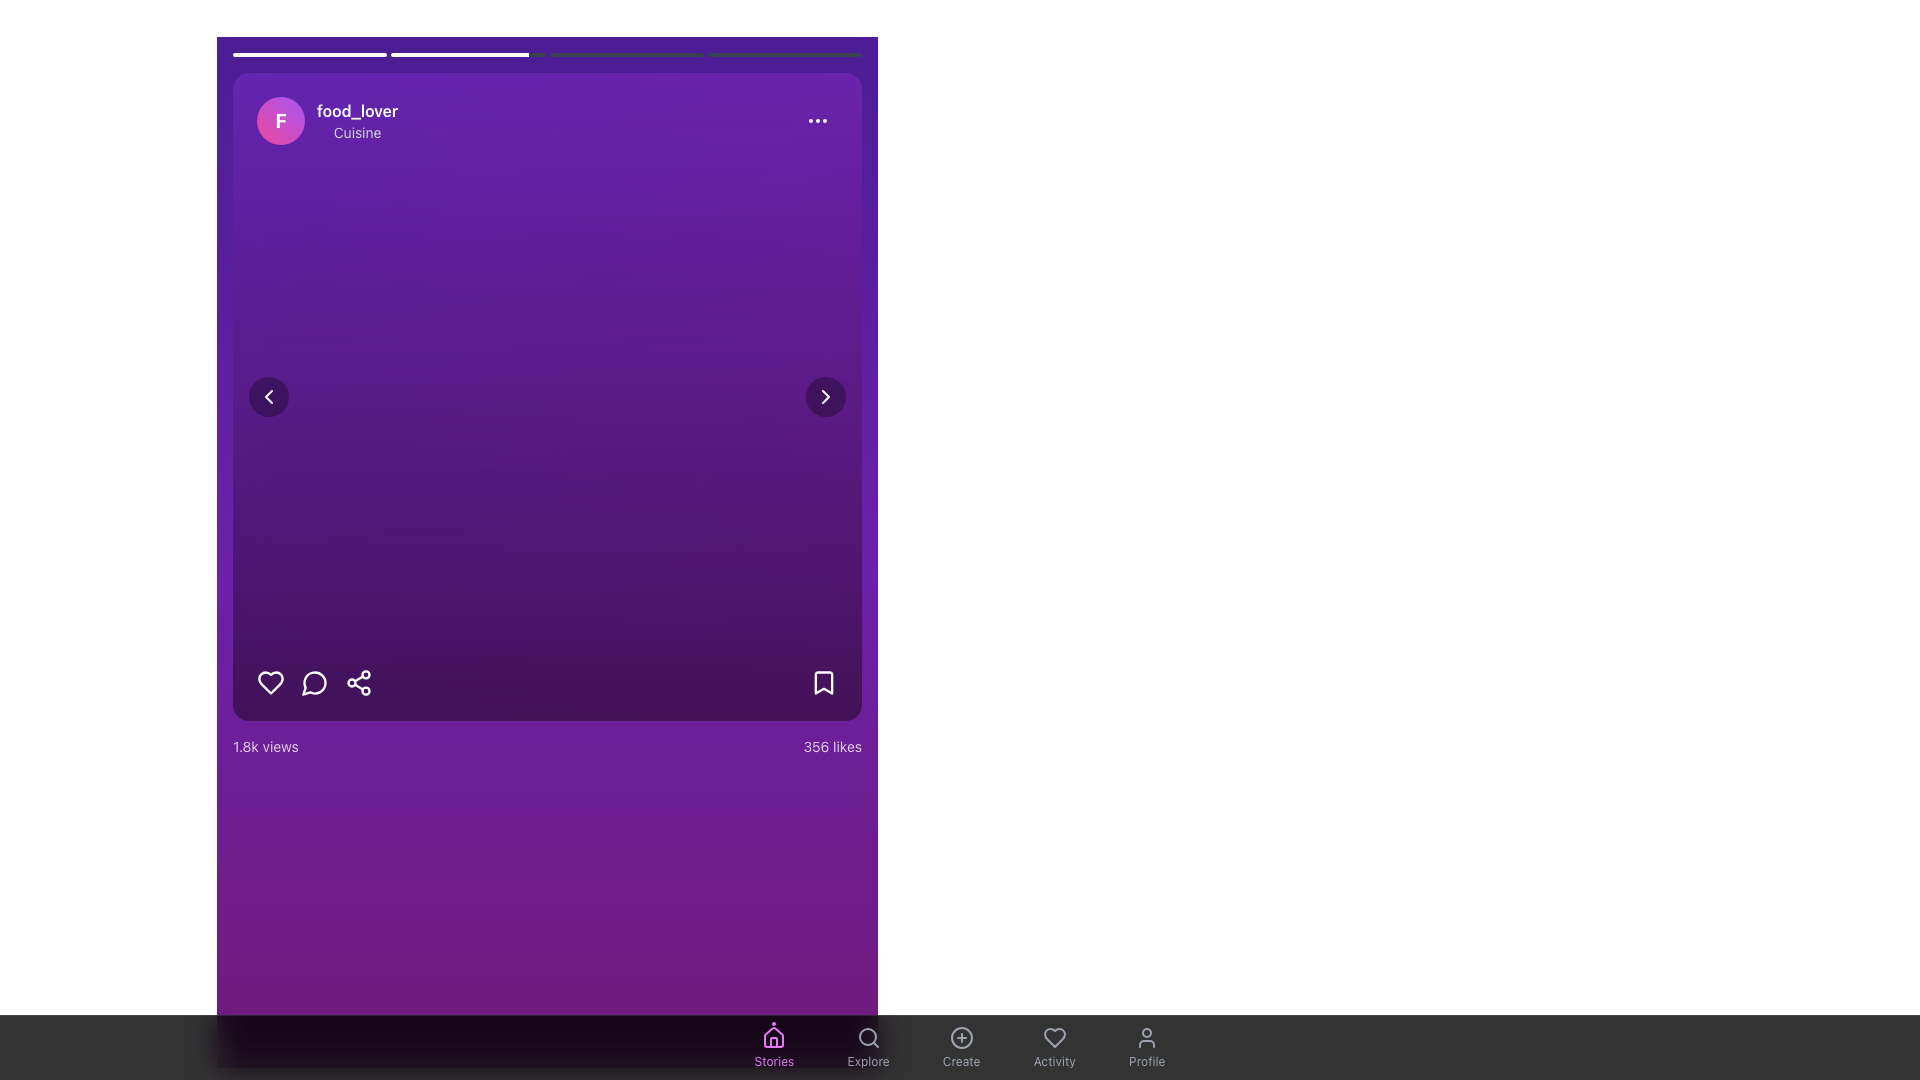 The width and height of the screenshot is (1920, 1080). Describe the element at coordinates (359, 681) in the screenshot. I see `the share icon, which features a network symbol made of interconnected circles and is located as the third icon in the row at the bottom of the content card` at that location.